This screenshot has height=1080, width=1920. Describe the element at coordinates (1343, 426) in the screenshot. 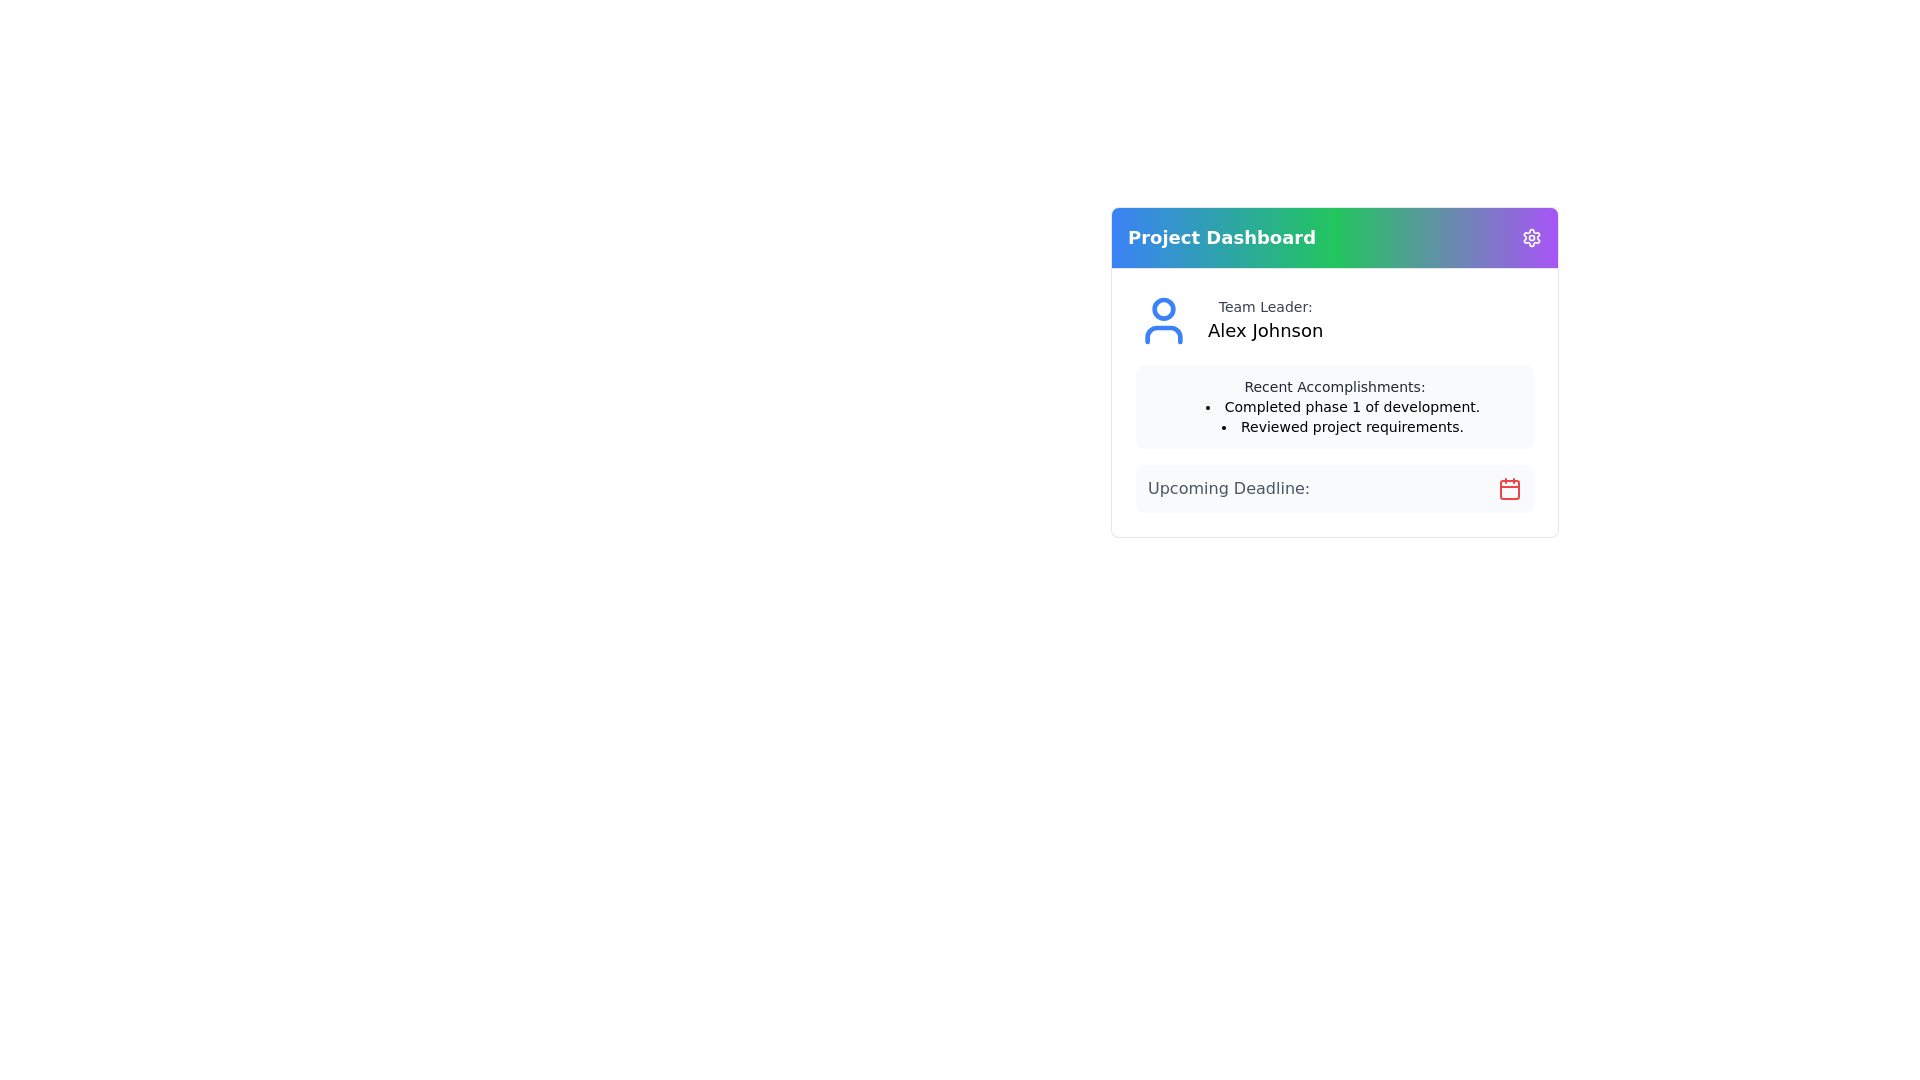

I see `the informational text indicating the accomplishment of reviewing project requirements, which is the second item in the bulleted list under the 'Recent Accomplishments' section of the project dashboard card` at that location.